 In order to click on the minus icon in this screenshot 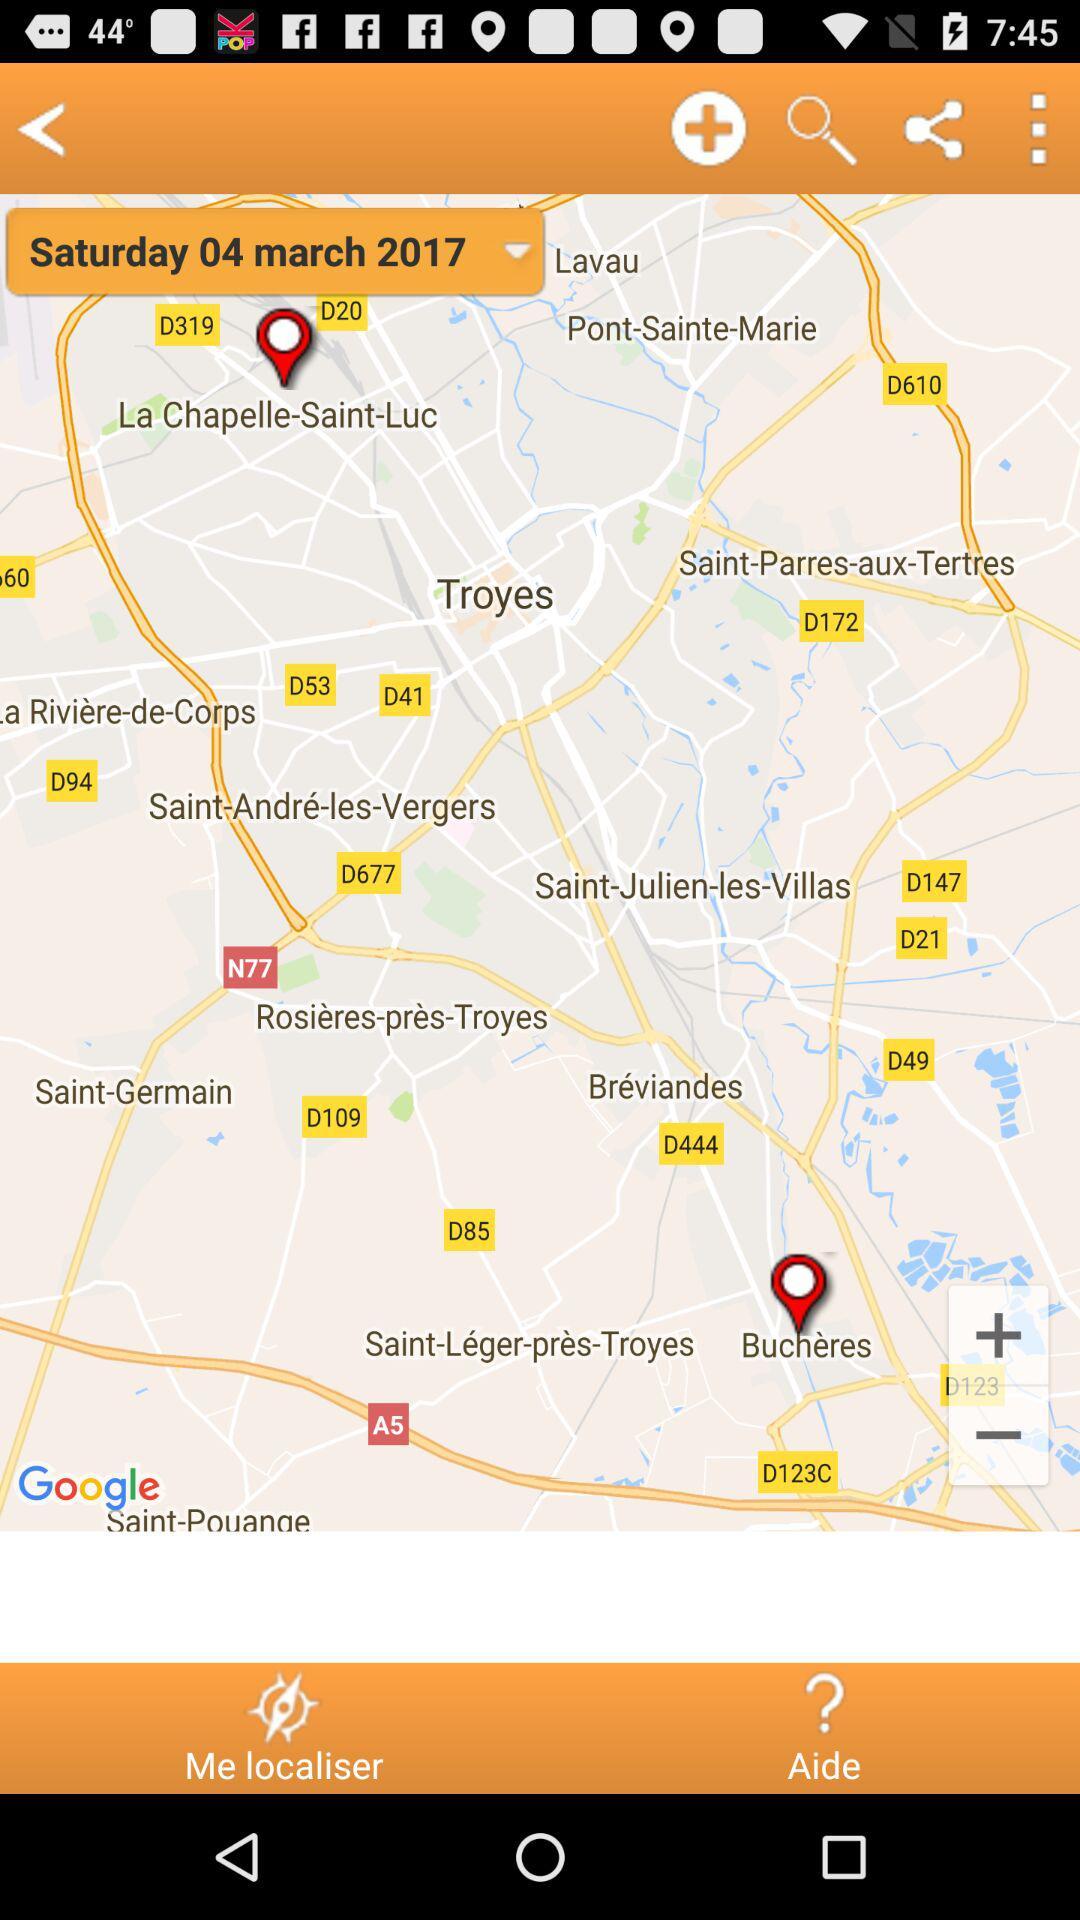, I will do `click(998, 1538)`.